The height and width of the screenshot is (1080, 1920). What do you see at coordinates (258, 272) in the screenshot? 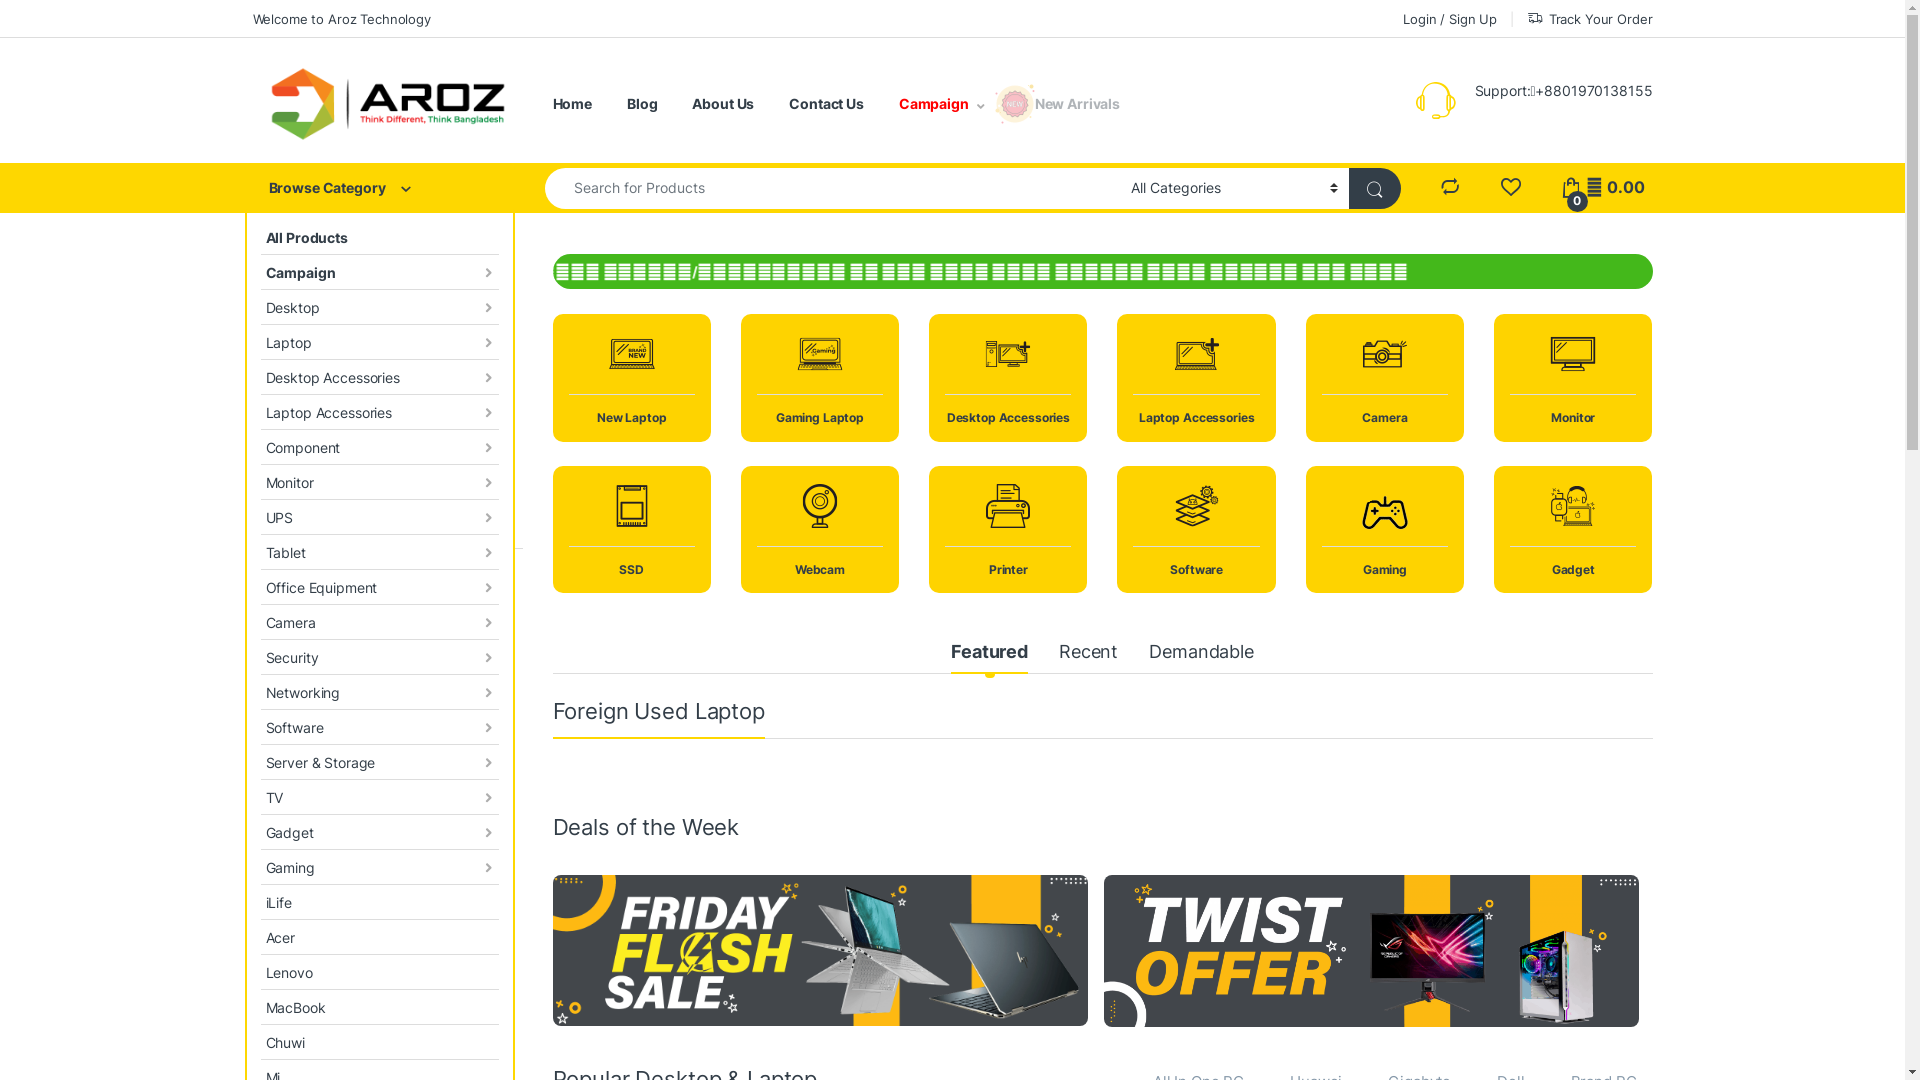
I see `'Campaign'` at bounding box center [258, 272].